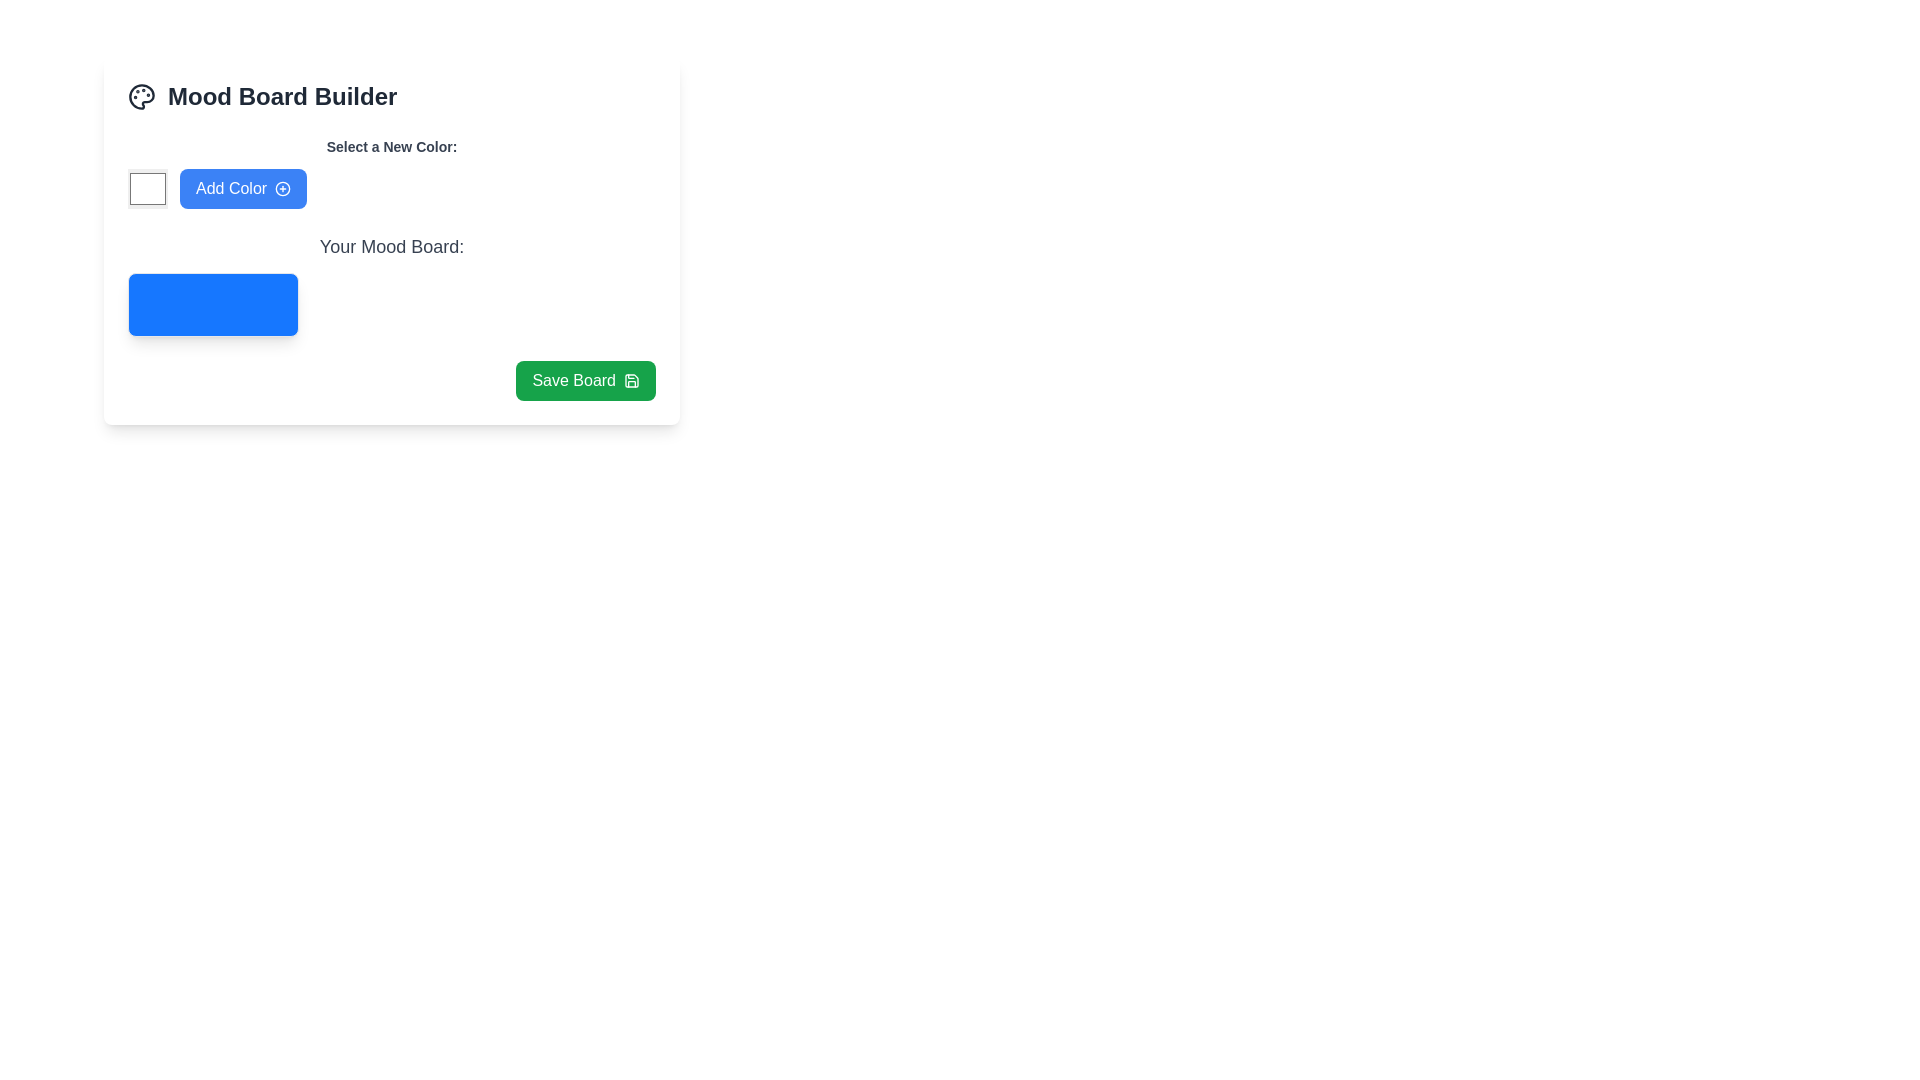  What do you see at coordinates (392, 245) in the screenshot?
I see `the static text label that serves as a header for the mood board section, located centrally beneath the 'Add Color' button` at bounding box center [392, 245].